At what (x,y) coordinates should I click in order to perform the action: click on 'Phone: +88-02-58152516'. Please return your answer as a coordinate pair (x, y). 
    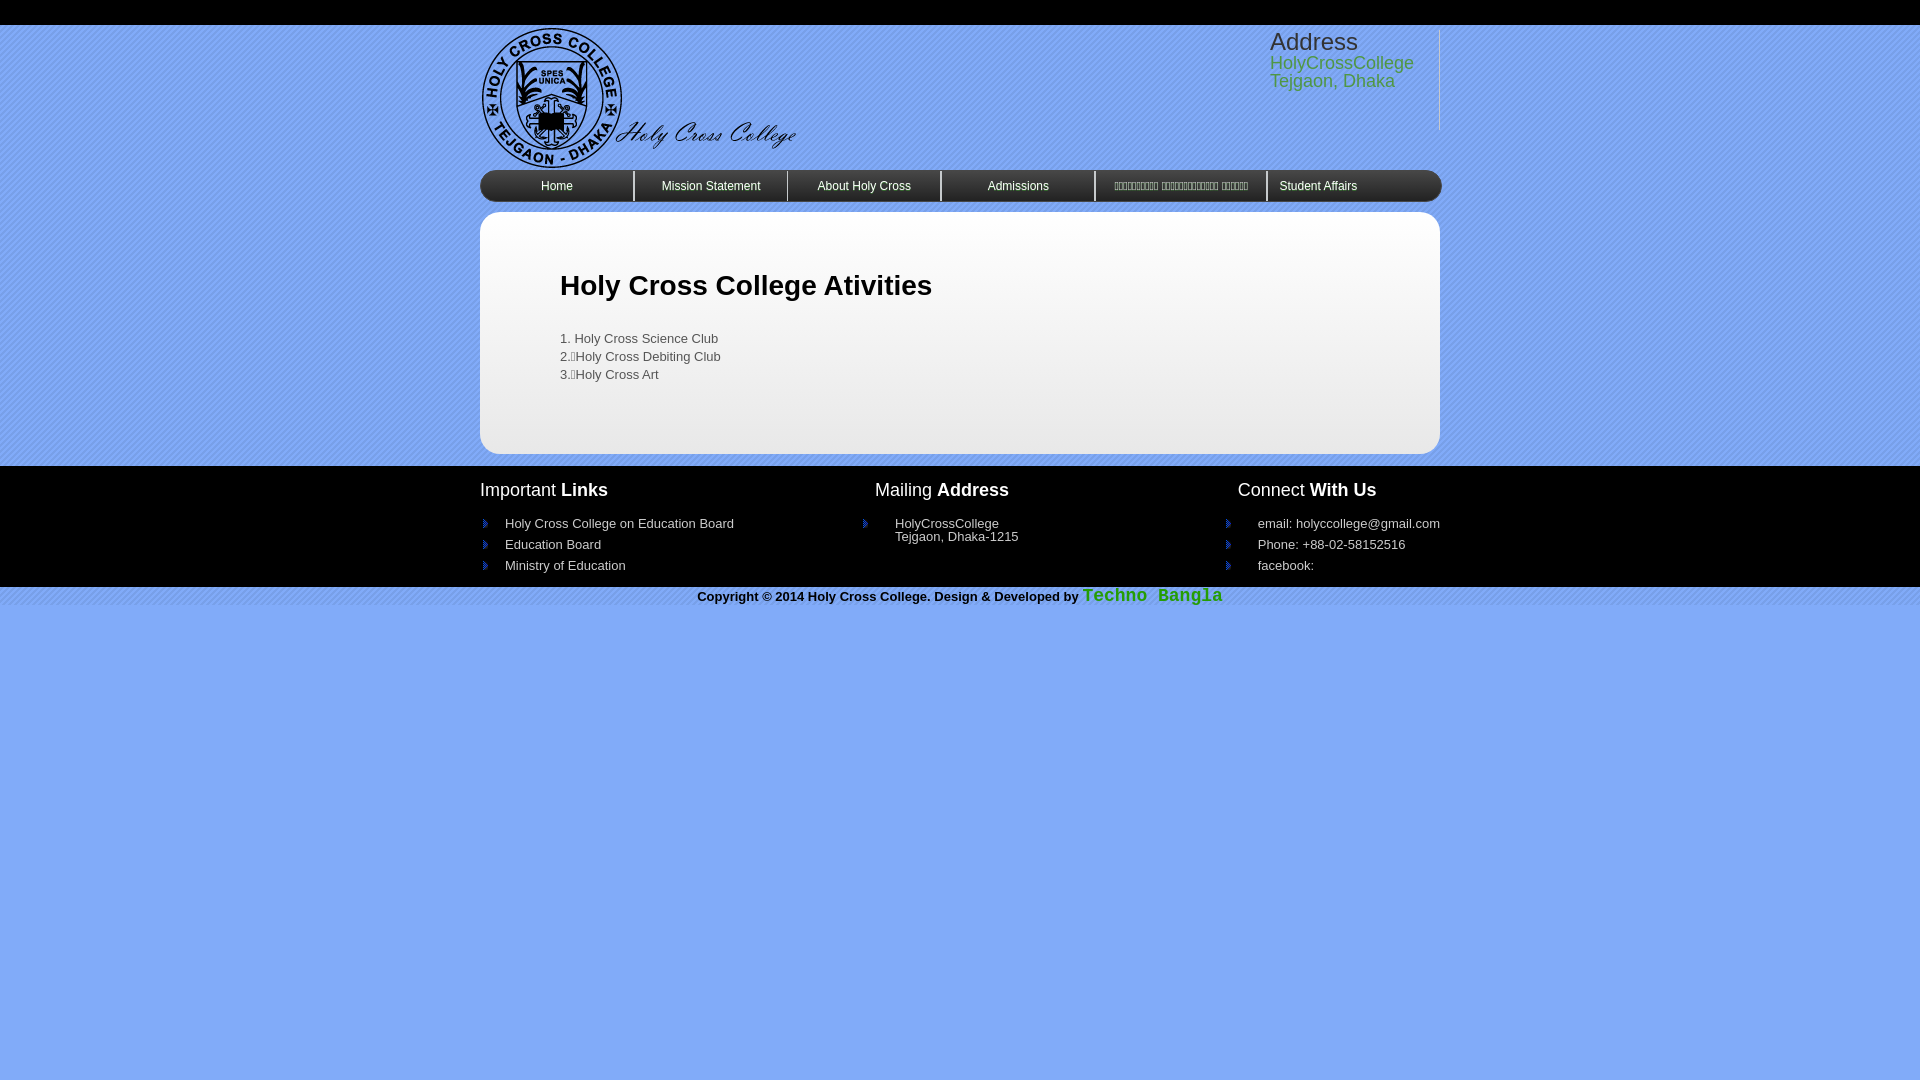
    Looking at the image, I should click on (1339, 540).